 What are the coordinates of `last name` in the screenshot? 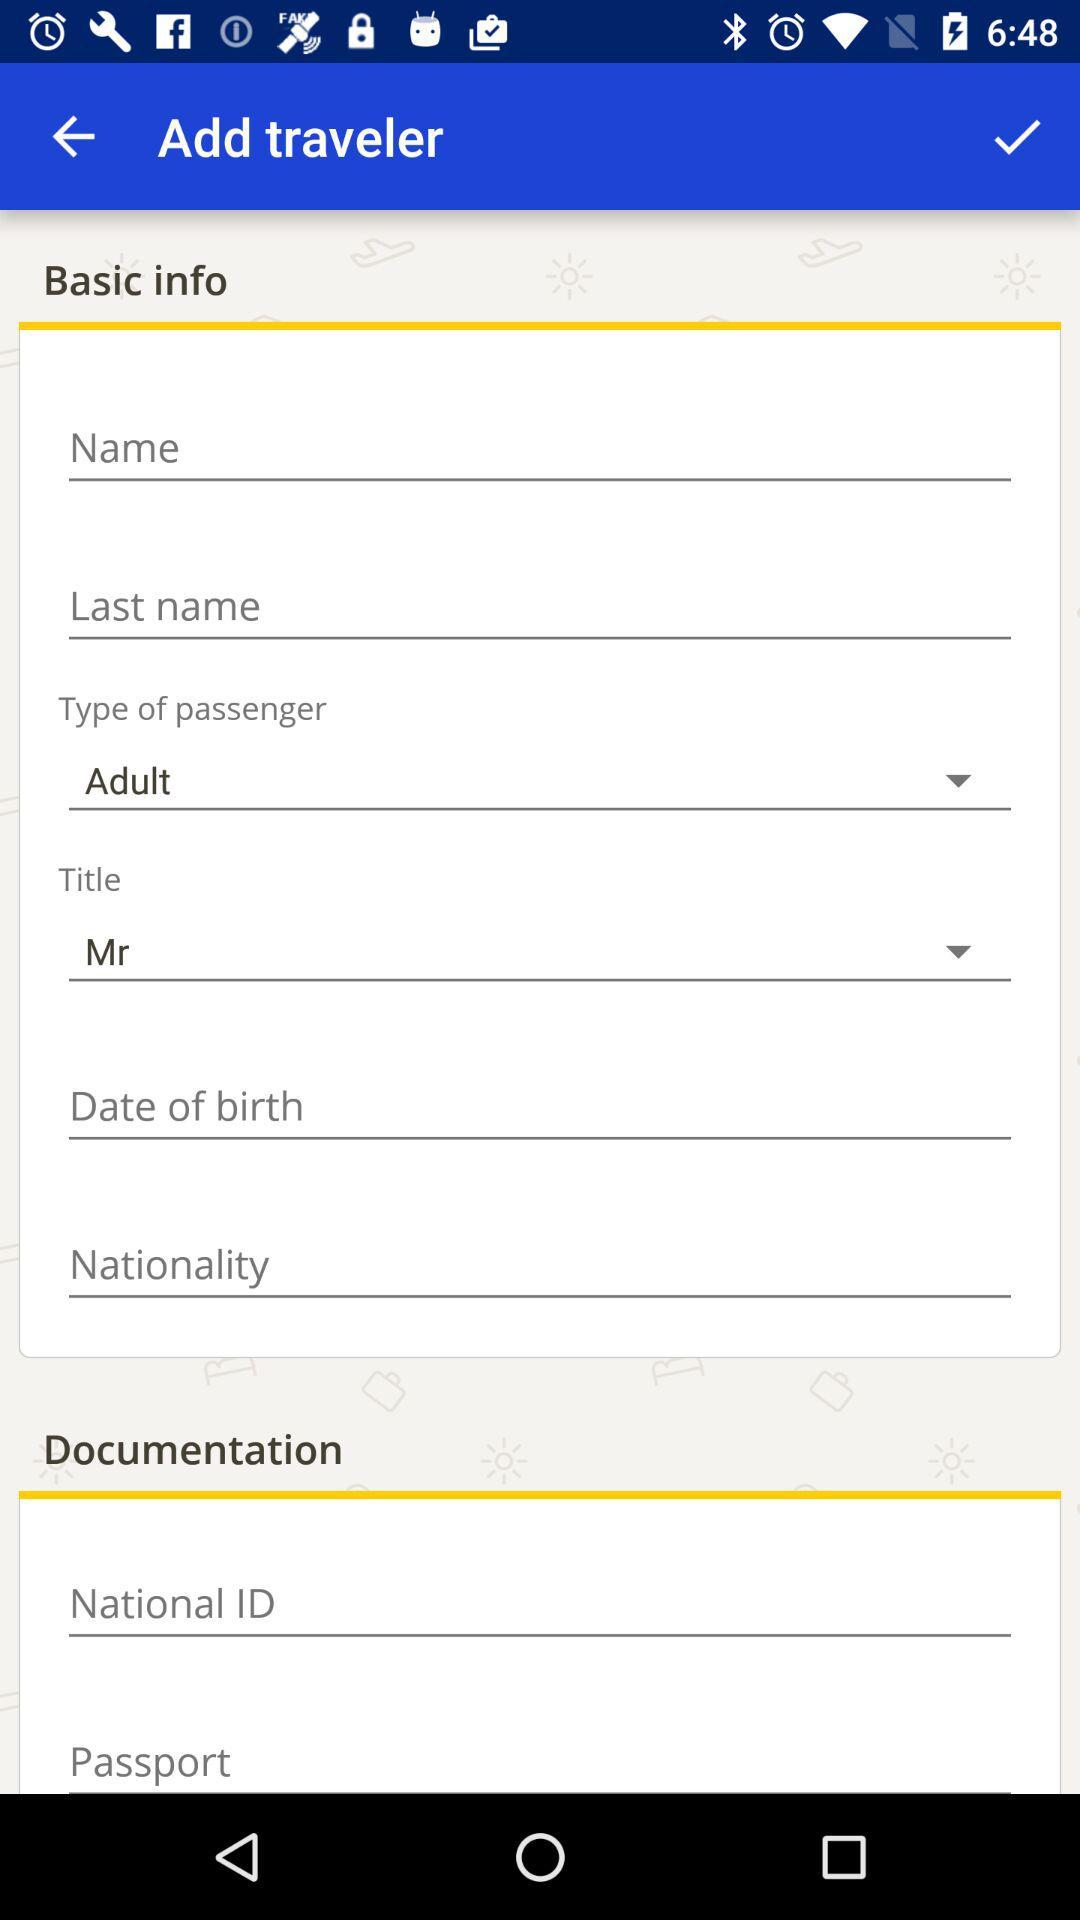 It's located at (540, 604).